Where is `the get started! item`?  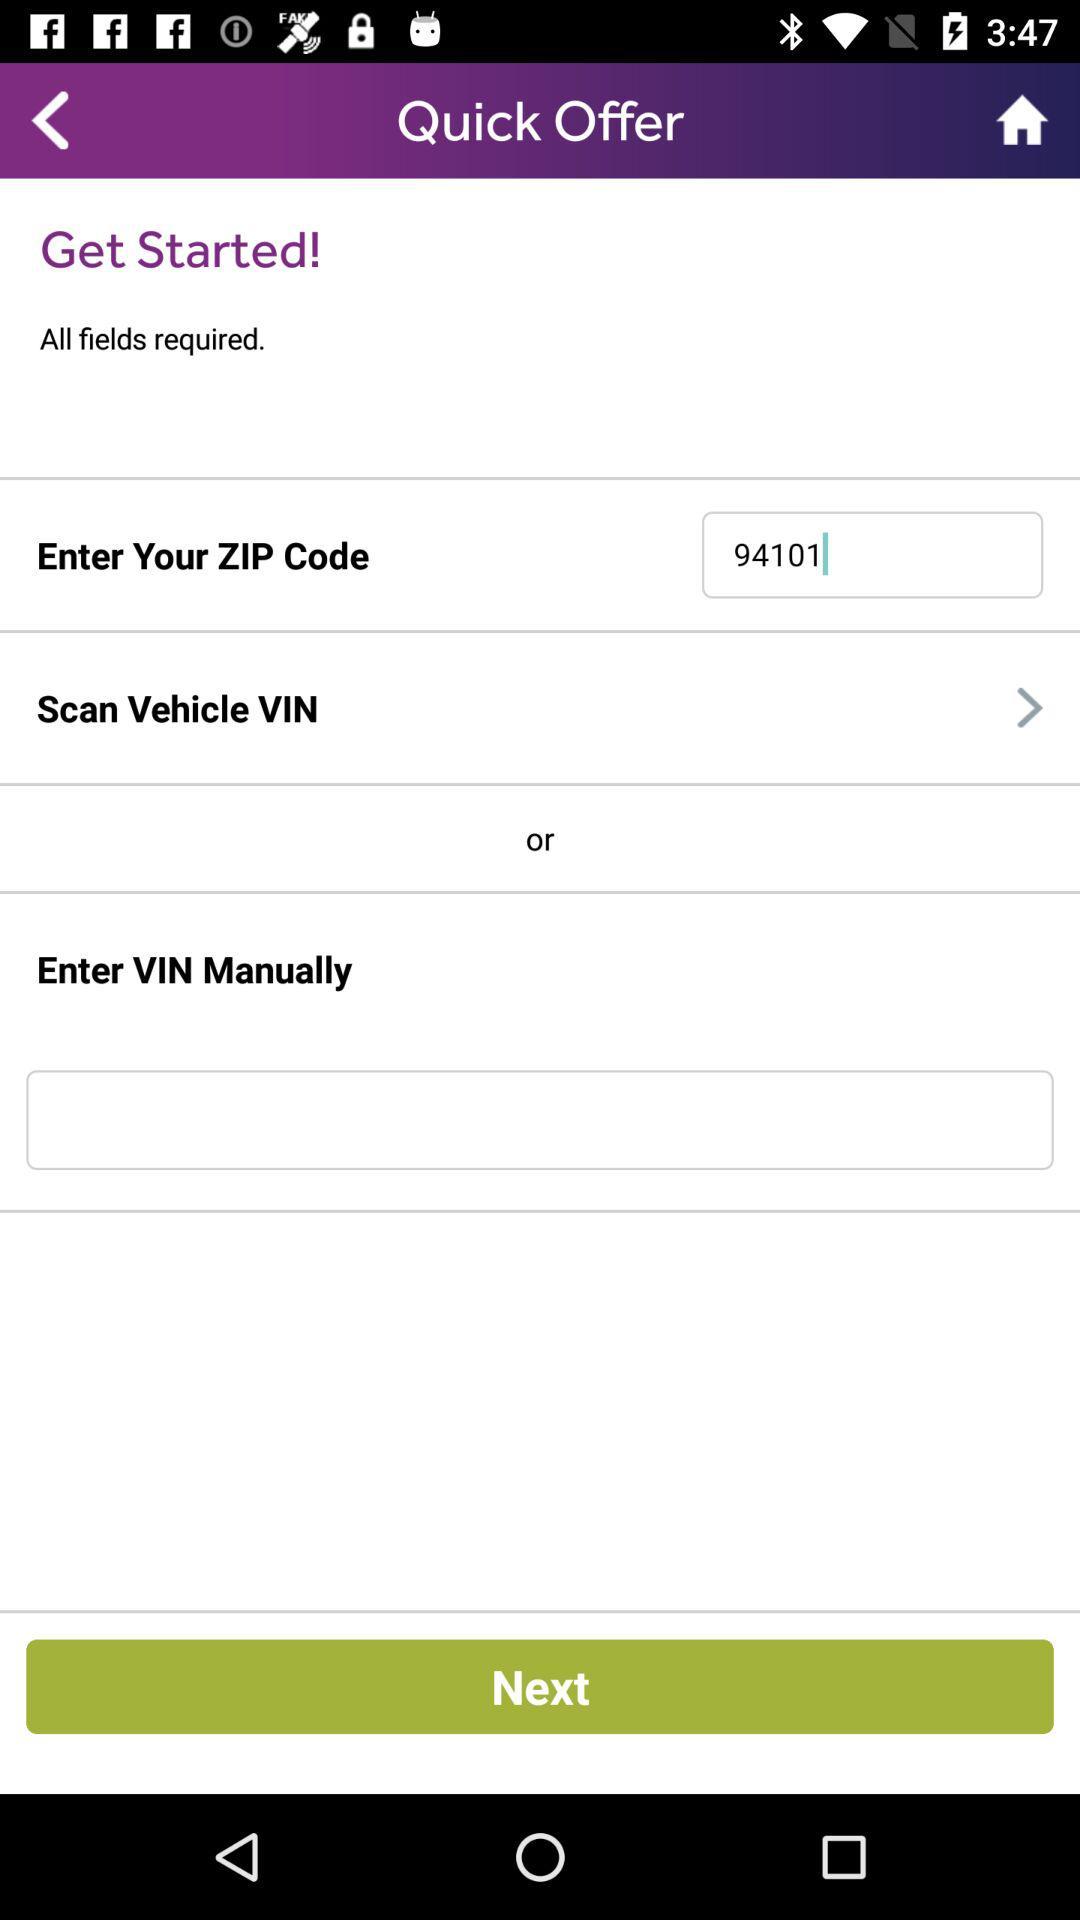
the get started! item is located at coordinates (180, 247).